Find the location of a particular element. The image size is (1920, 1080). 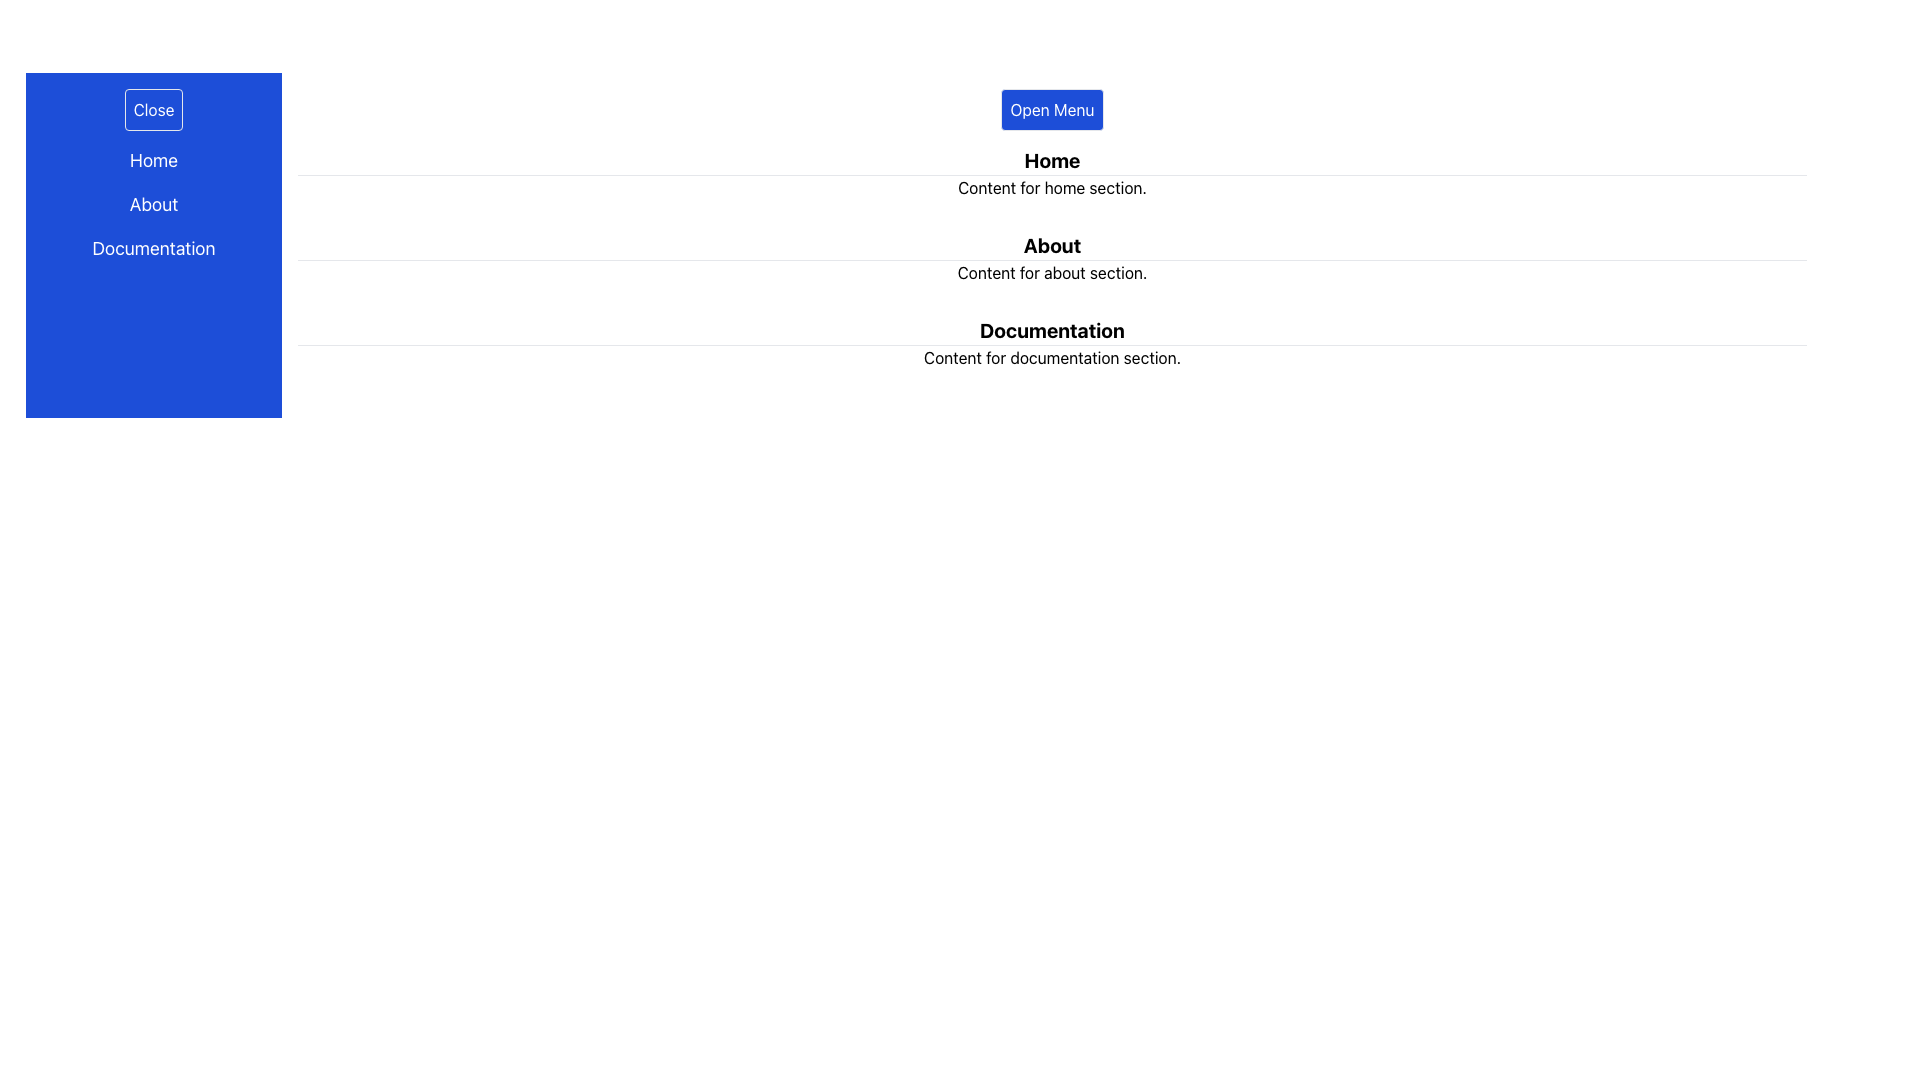

the 'Documentation' section, which features a bold, large title underlined and followed by descriptive text, located at the bottom of the main content sections is located at coordinates (1051, 342).